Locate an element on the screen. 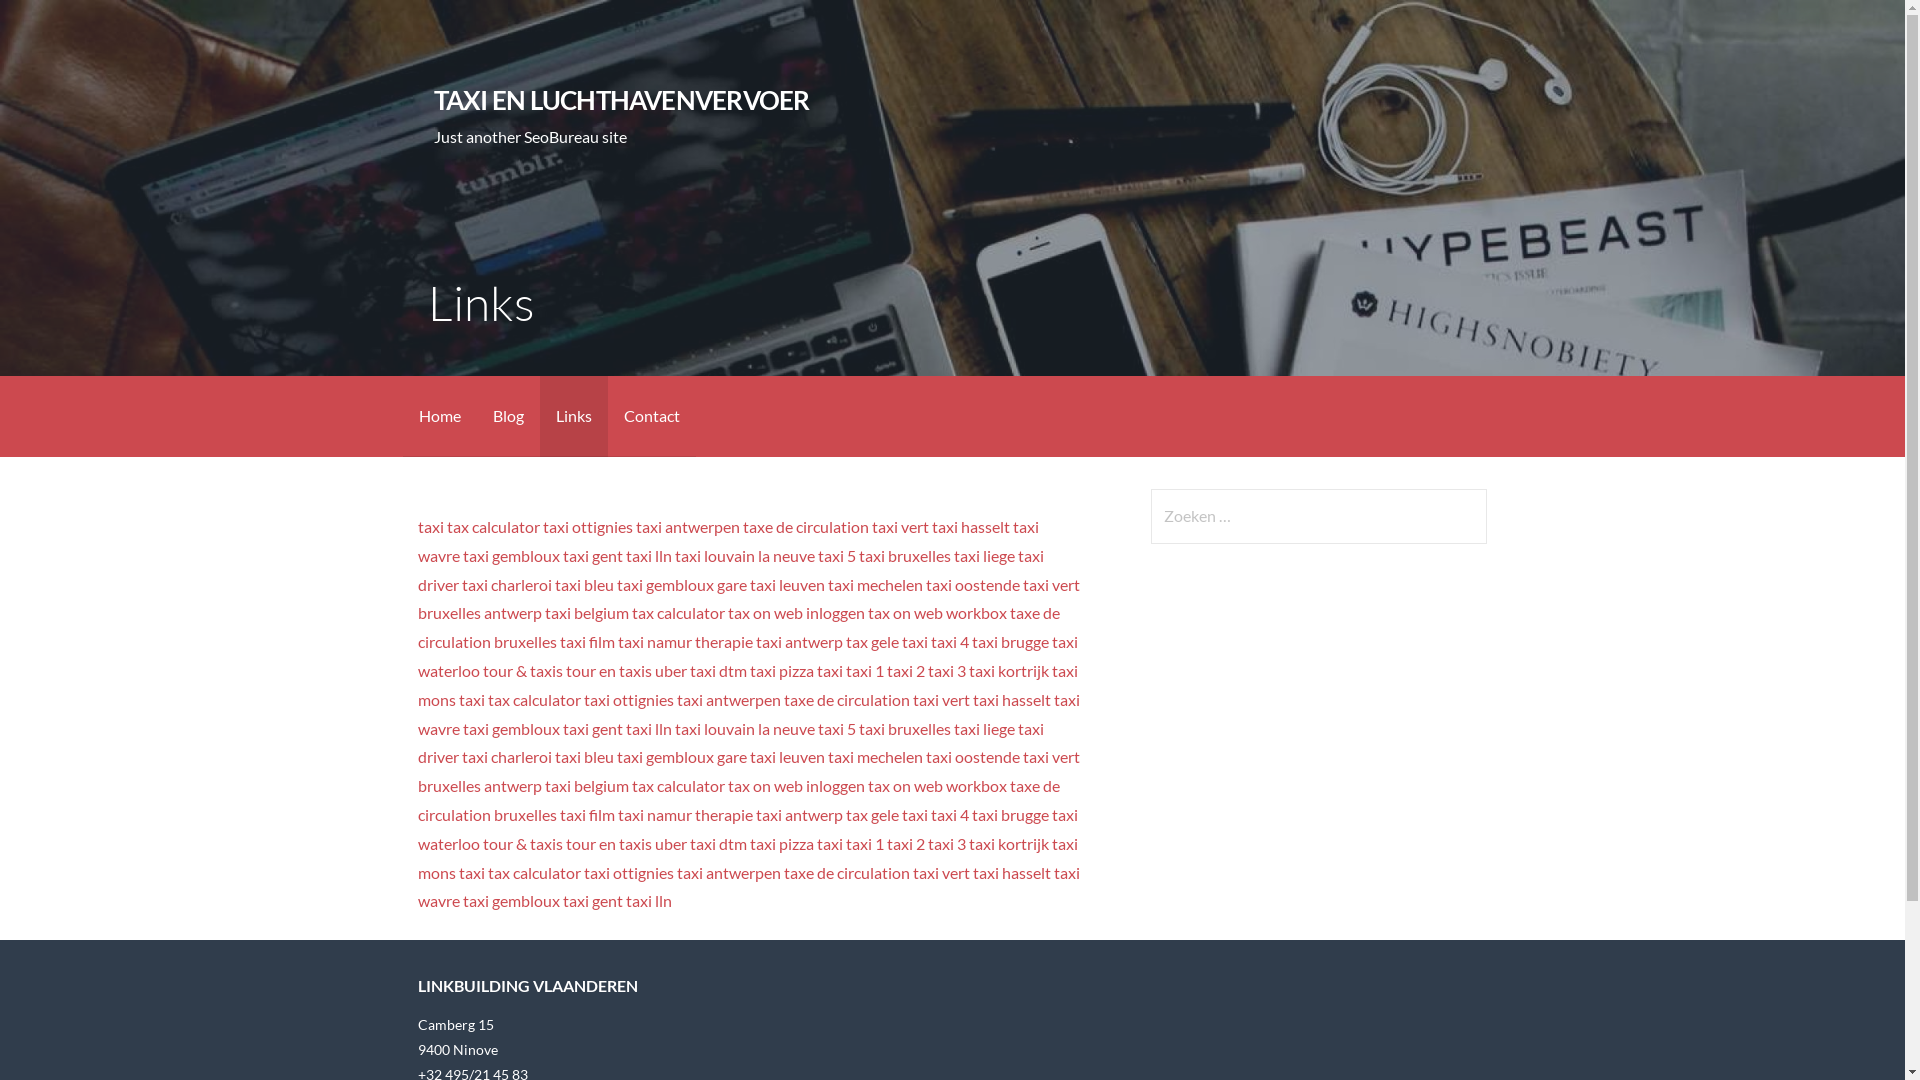 This screenshot has height=1080, width=1920. 'taxi 3' is located at coordinates (945, 843).